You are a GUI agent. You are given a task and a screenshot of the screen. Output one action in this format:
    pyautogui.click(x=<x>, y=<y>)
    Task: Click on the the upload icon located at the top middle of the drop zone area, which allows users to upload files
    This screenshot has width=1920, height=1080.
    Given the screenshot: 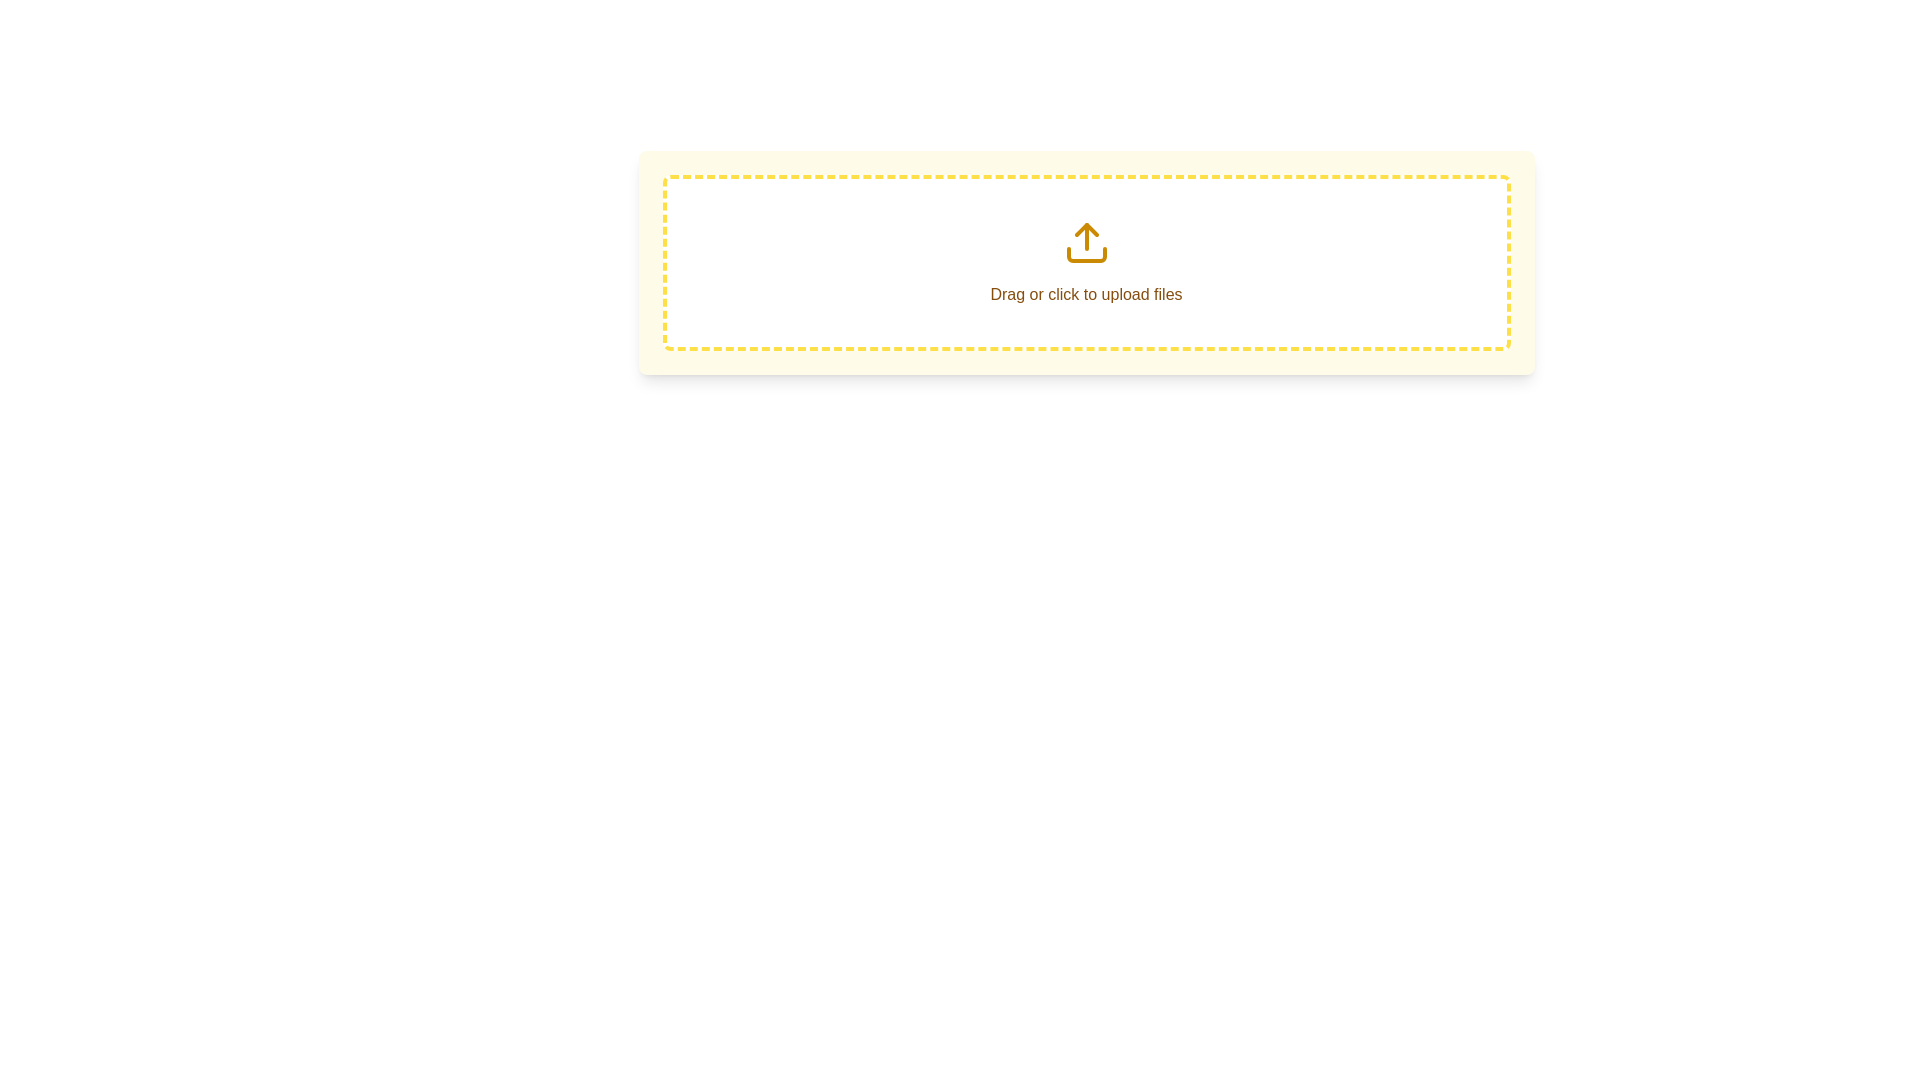 What is the action you would take?
    pyautogui.click(x=1085, y=229)
    